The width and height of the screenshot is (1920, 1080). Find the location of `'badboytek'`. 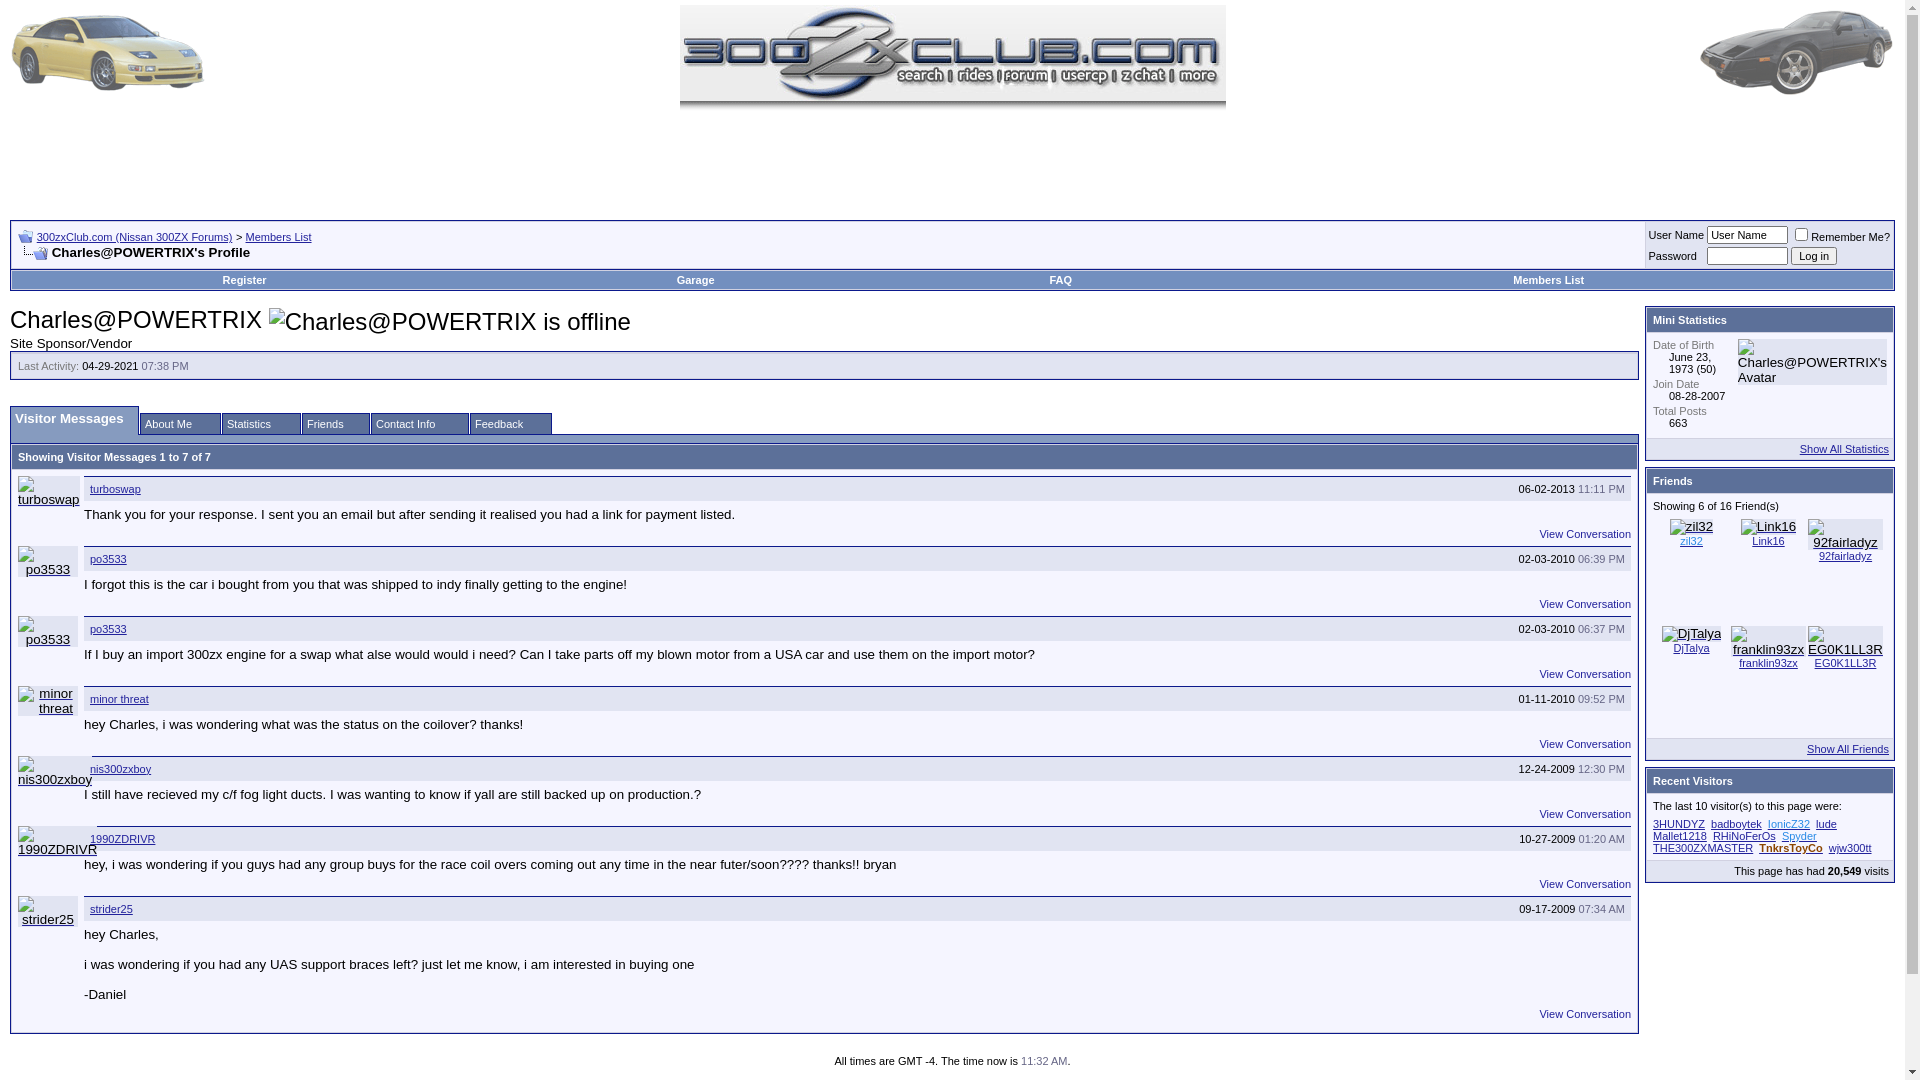

'badboytek' is located at coordinates (1735, 824).